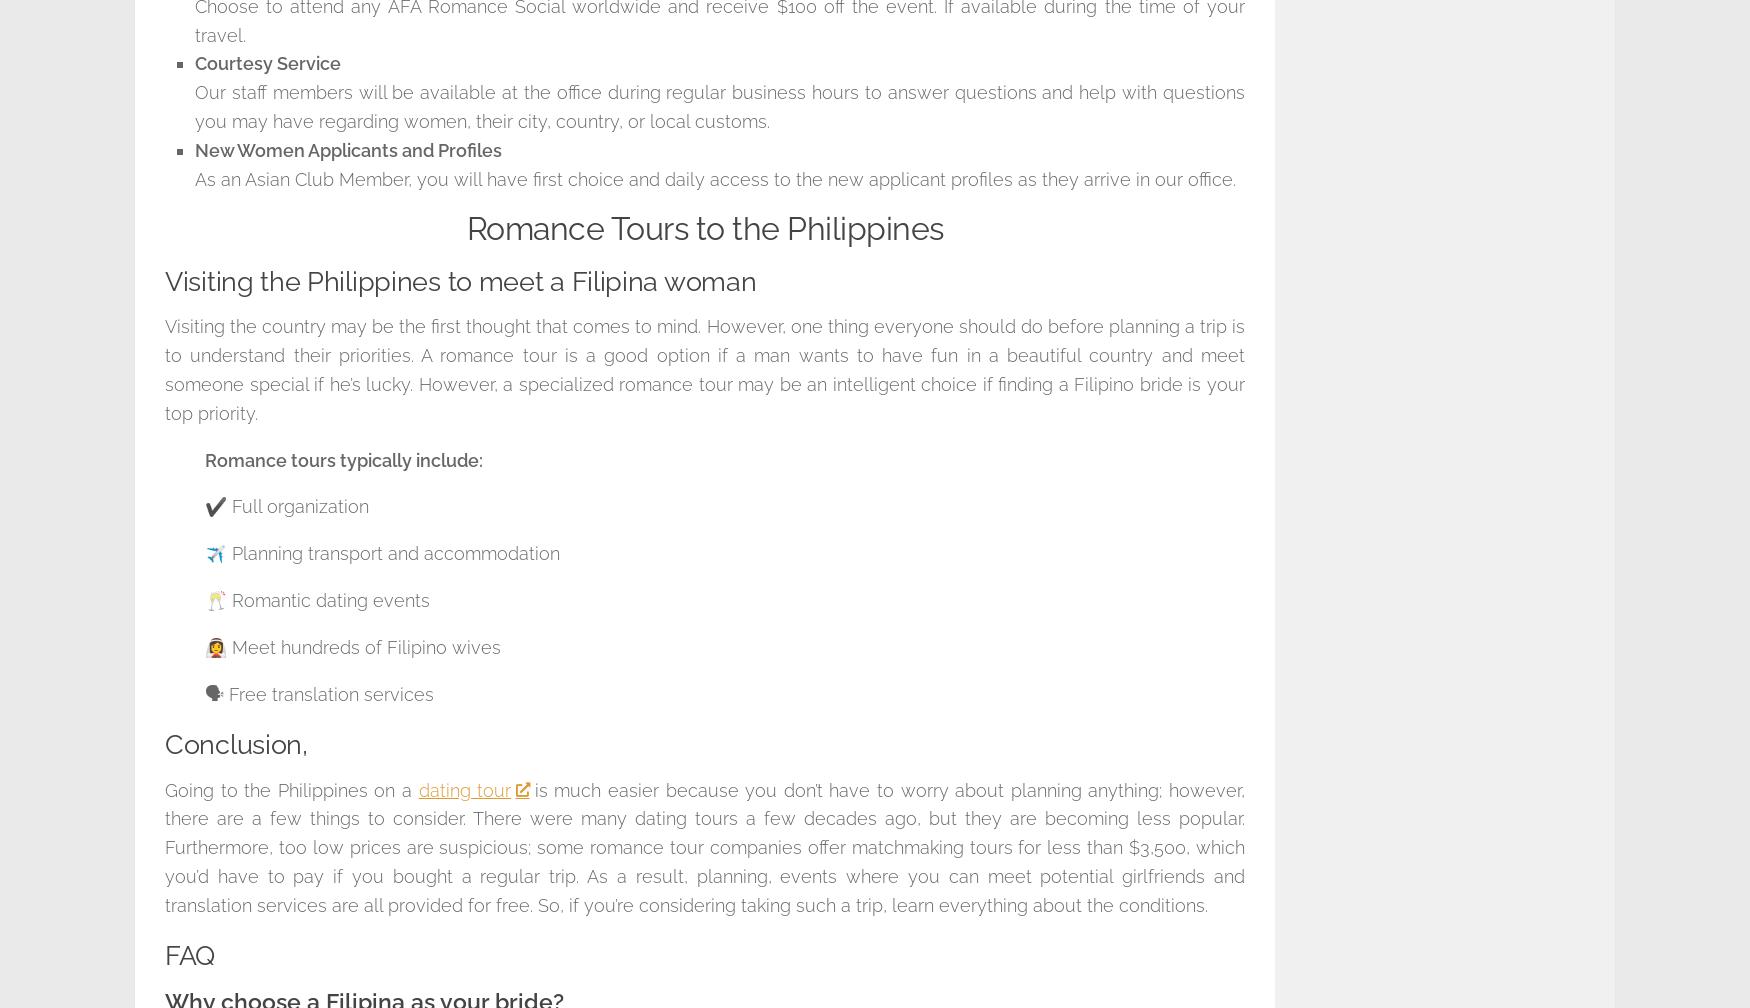 This screenshot has width=1750, height=1008. What do you see at coordinates (190, 955) in the screenshot?
I see `'FAQ'` at bounding box center [190, 955].